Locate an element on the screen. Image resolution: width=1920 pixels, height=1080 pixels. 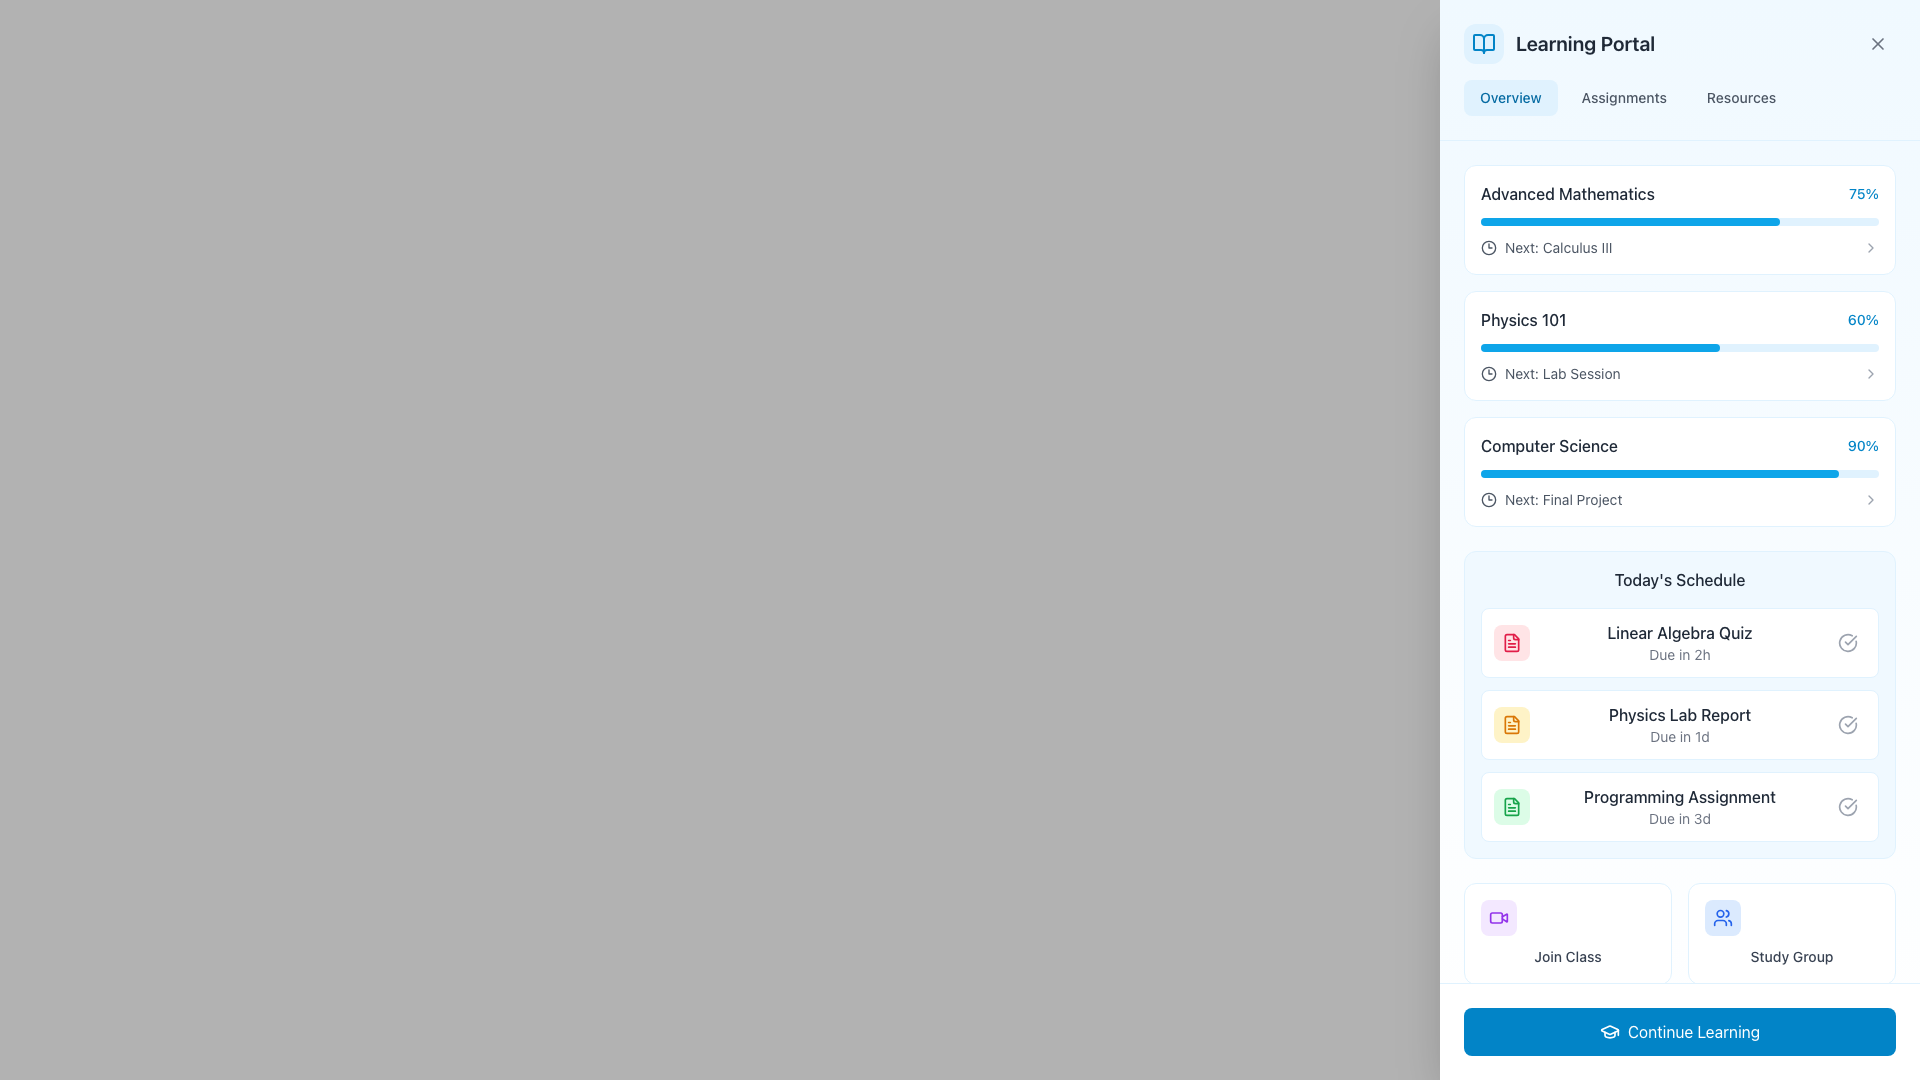
the static text display element that shows 'Programming Assignment', located in the middle right section of the interface under 'Today's Schedule' is located at coordinates (1680, 796).